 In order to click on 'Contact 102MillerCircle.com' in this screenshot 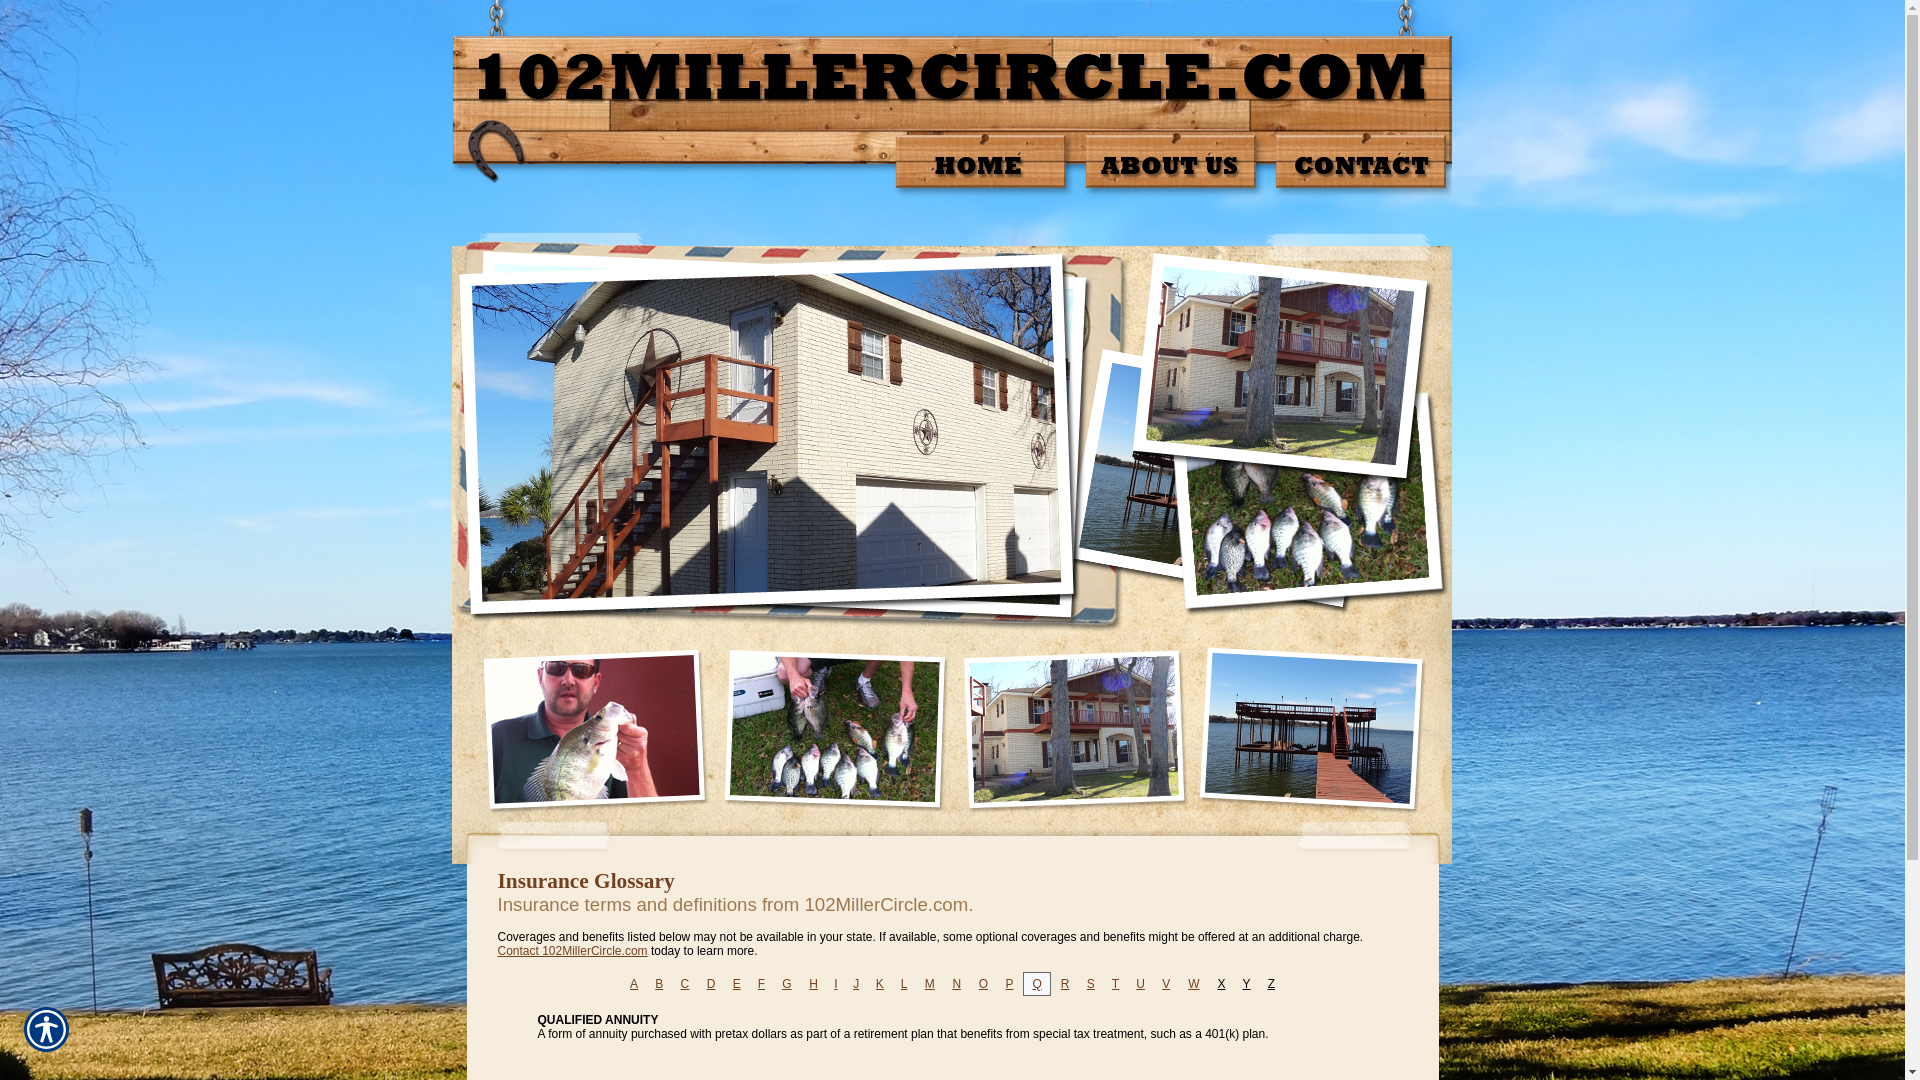, I will do `click(571, 950)`.